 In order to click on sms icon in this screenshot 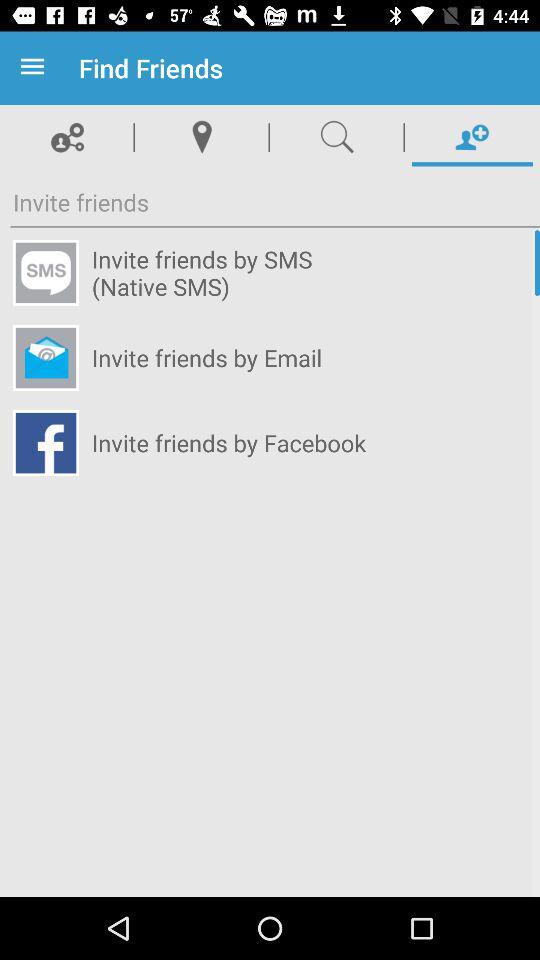, I will do `click(46, 272)`.